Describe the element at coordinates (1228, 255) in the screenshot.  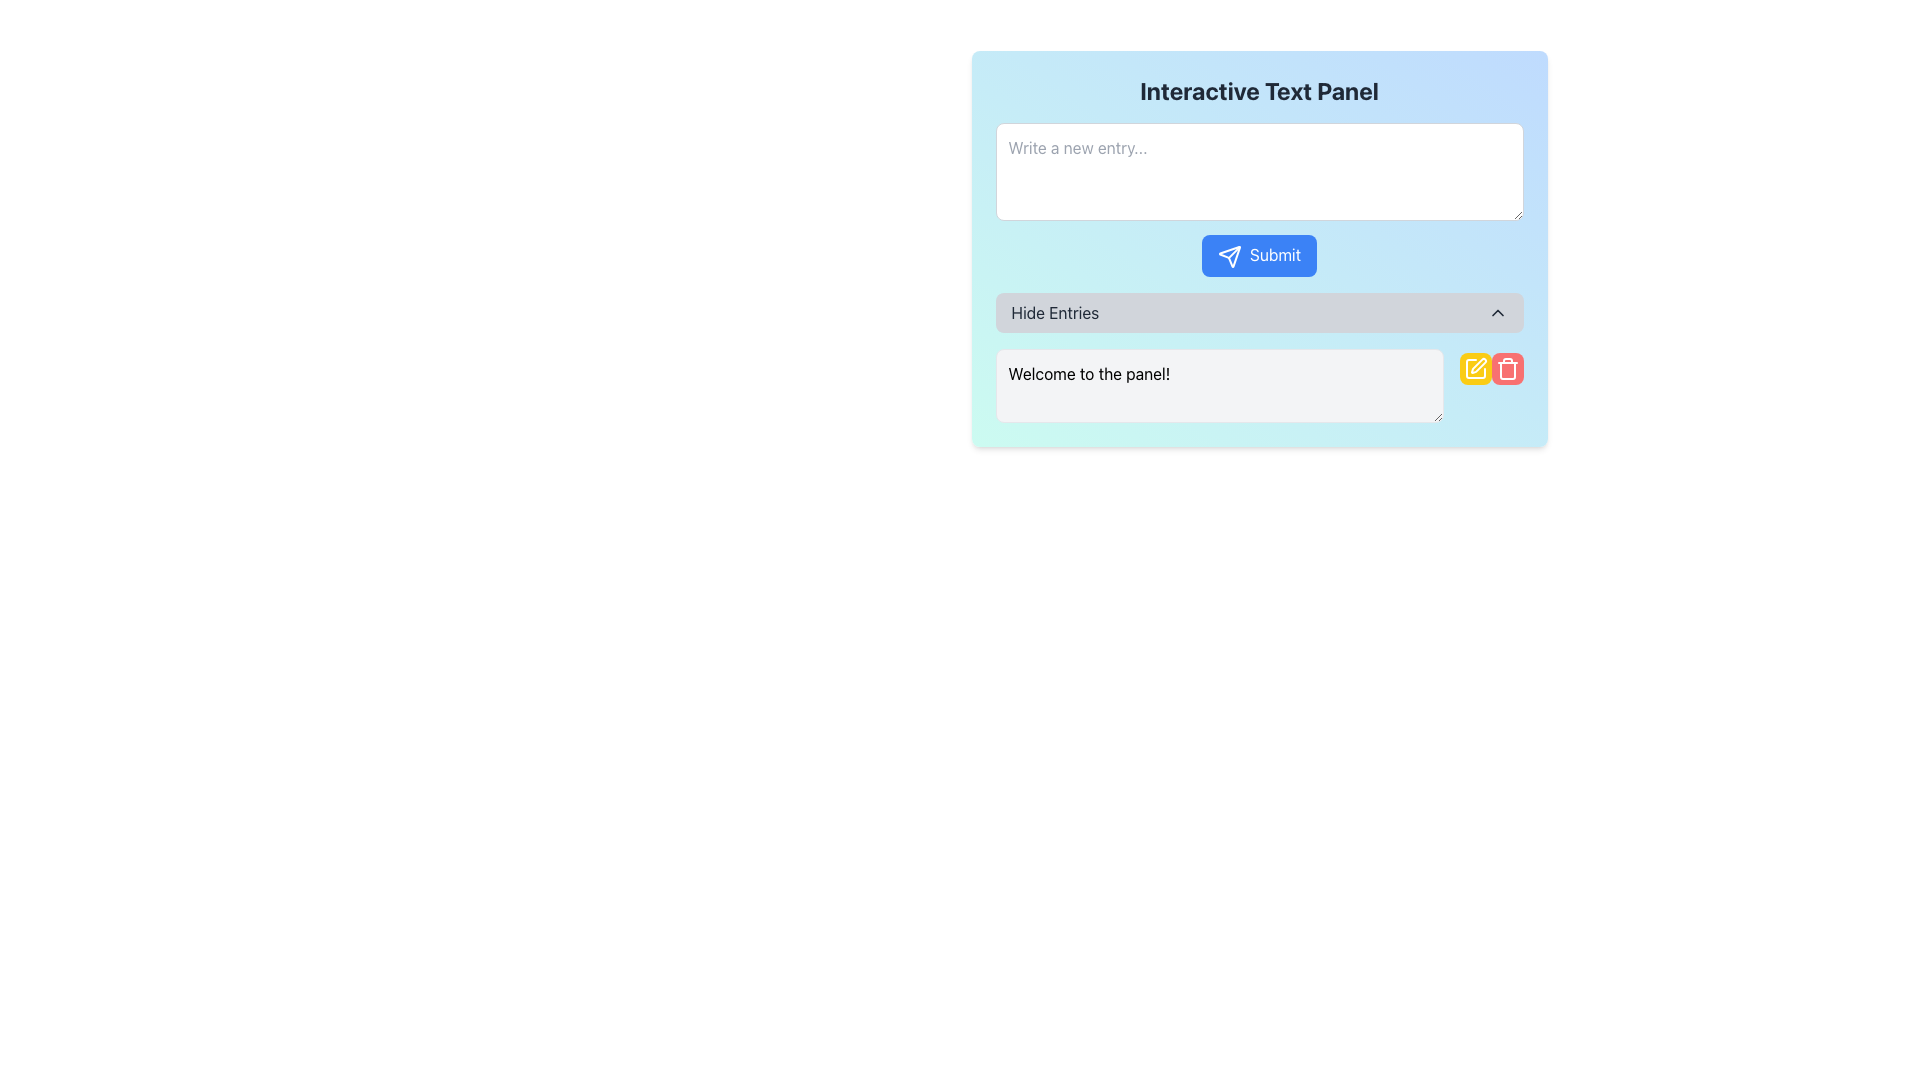
I see `the 'Submit' button which contains the SVG graphical icon` at that location.